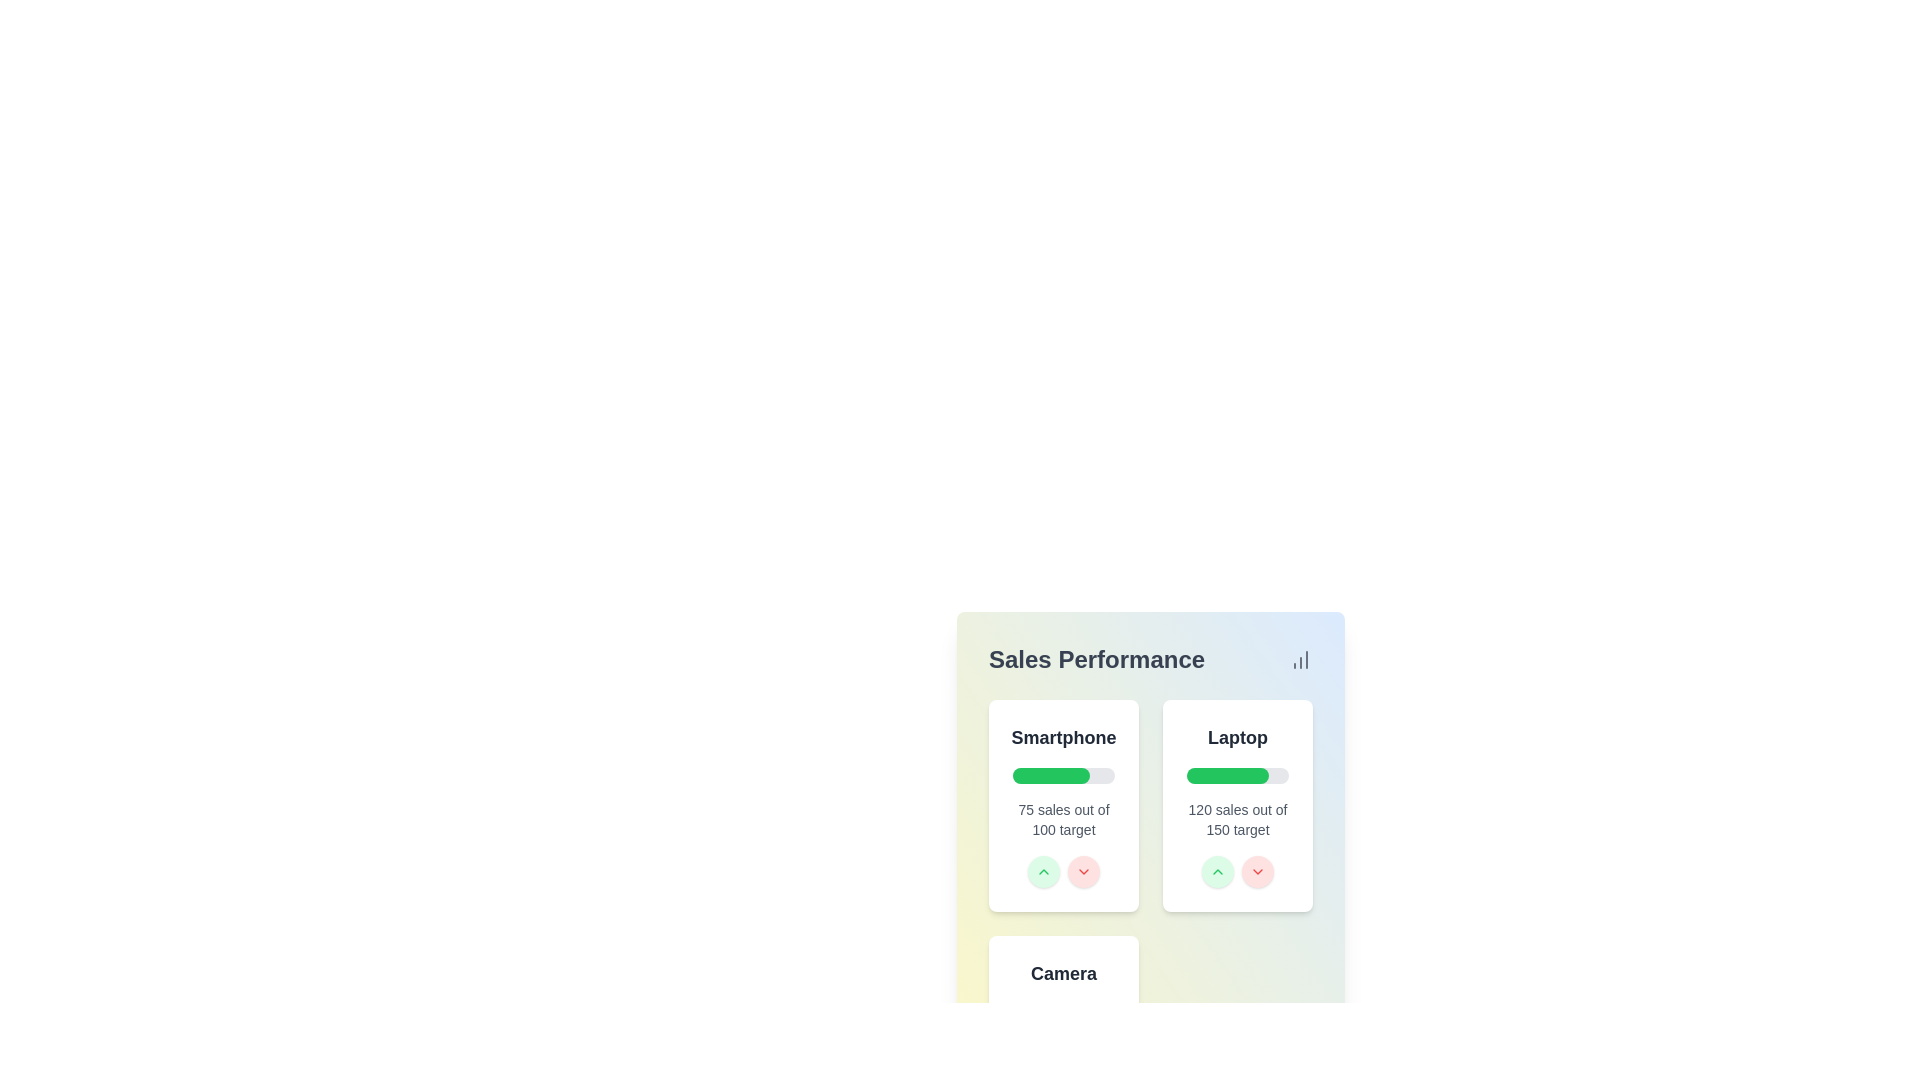 The height and width of the screenshot is (1080, 1920). What do you see at coordinates (1237, 774) in the screenshot?
I see `the progress representation of the horizontal progress bar with a gray background and green-filled indicator located below the '120 sales out of 150 target' text` at bounding box center [1237, 774].